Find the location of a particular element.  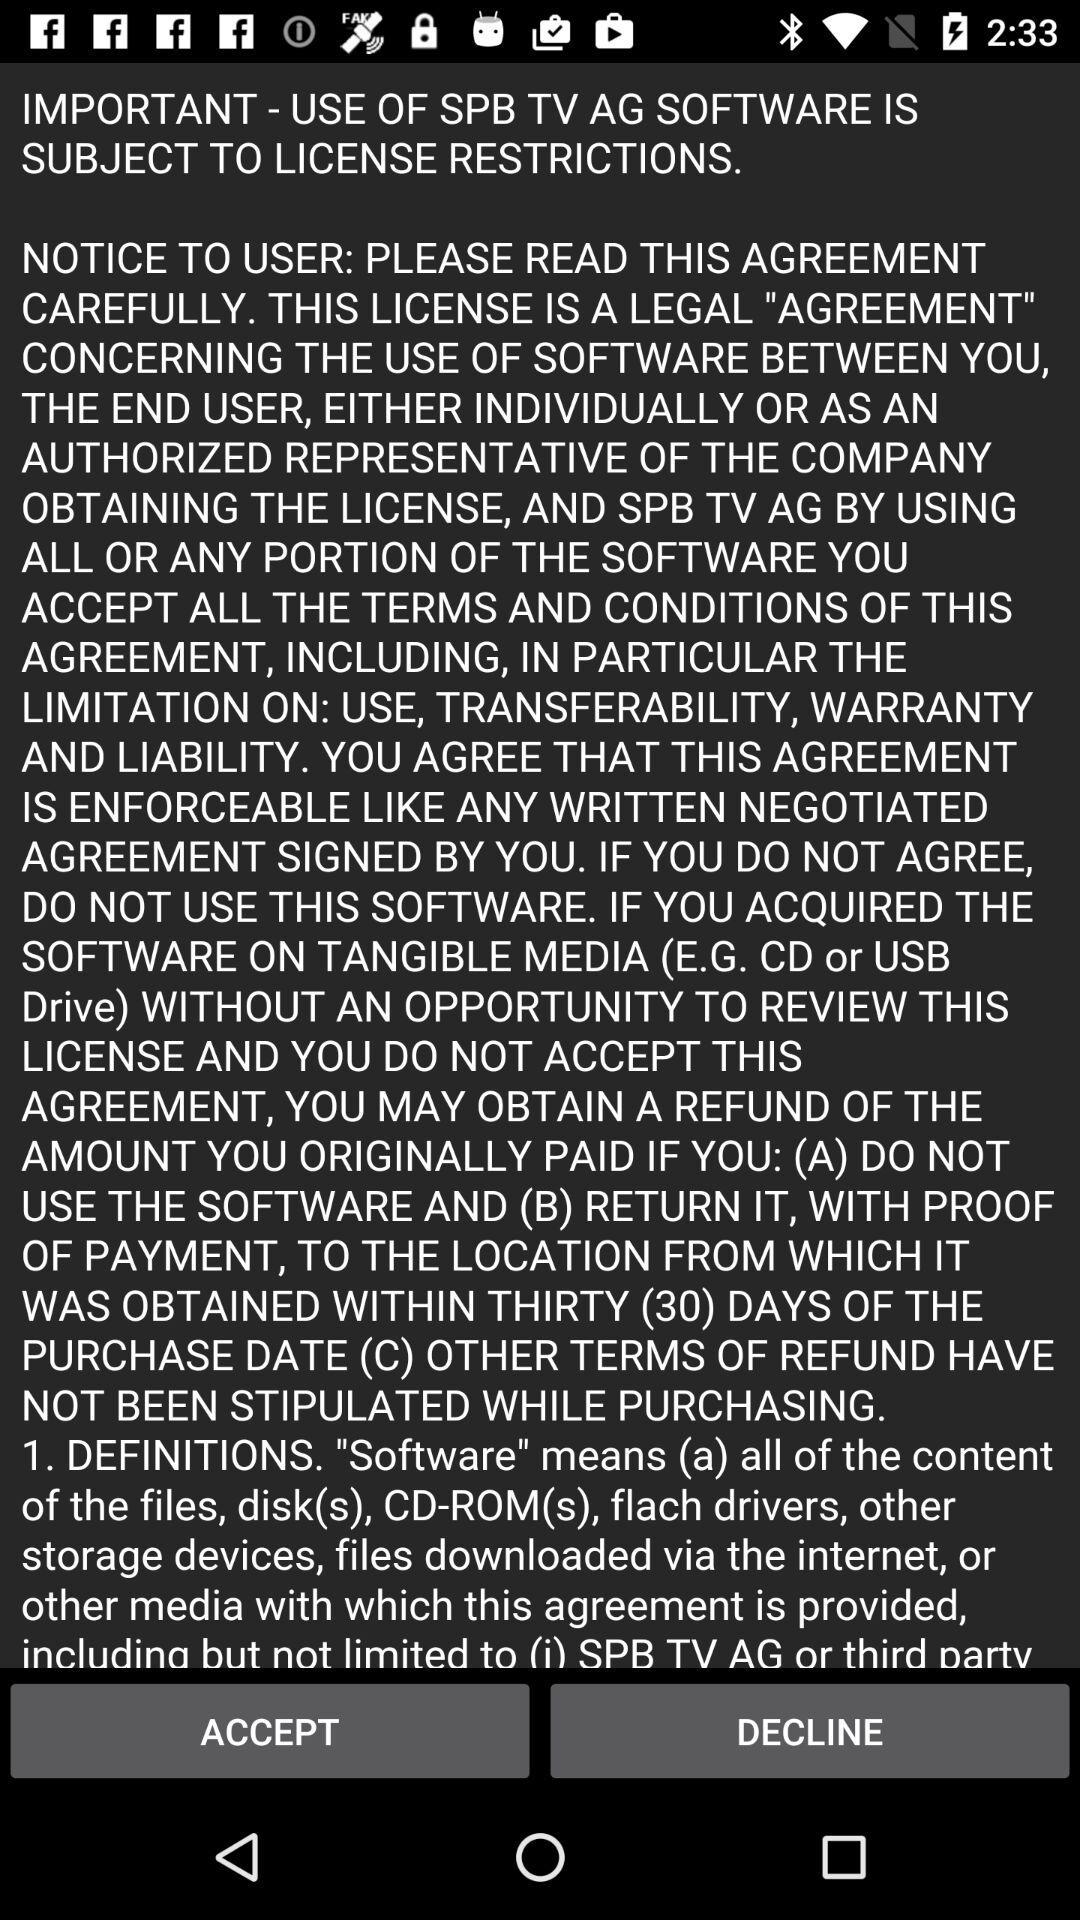

decline at the bottom right corner is located at coordinates (810, 1730).